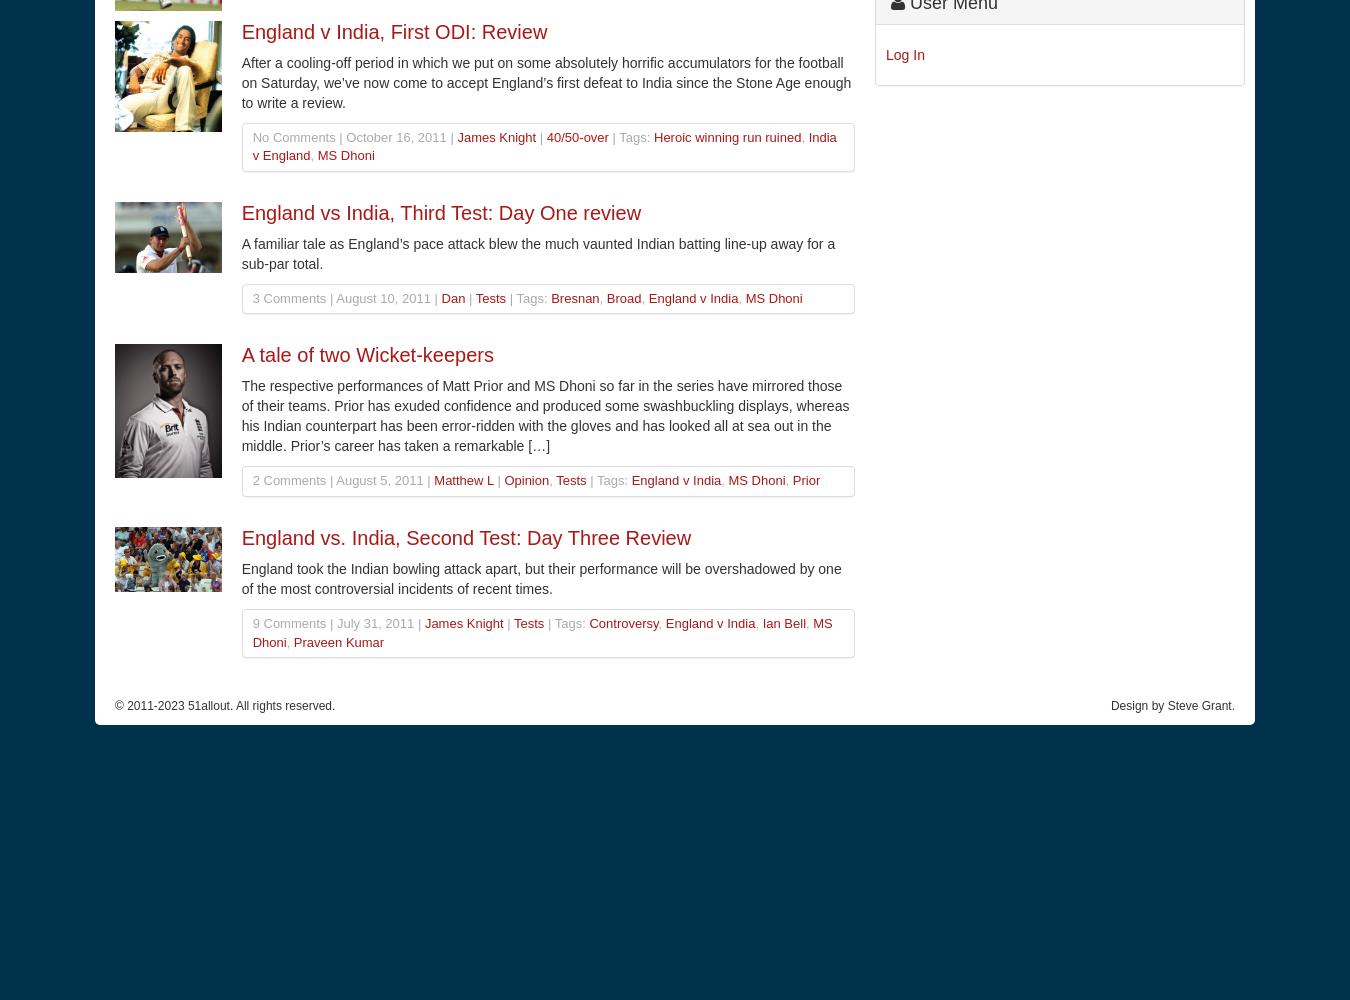 The width and height of the screenshot is (1350, 1000). I want to click on 'Bresnan', so click(574, 297).